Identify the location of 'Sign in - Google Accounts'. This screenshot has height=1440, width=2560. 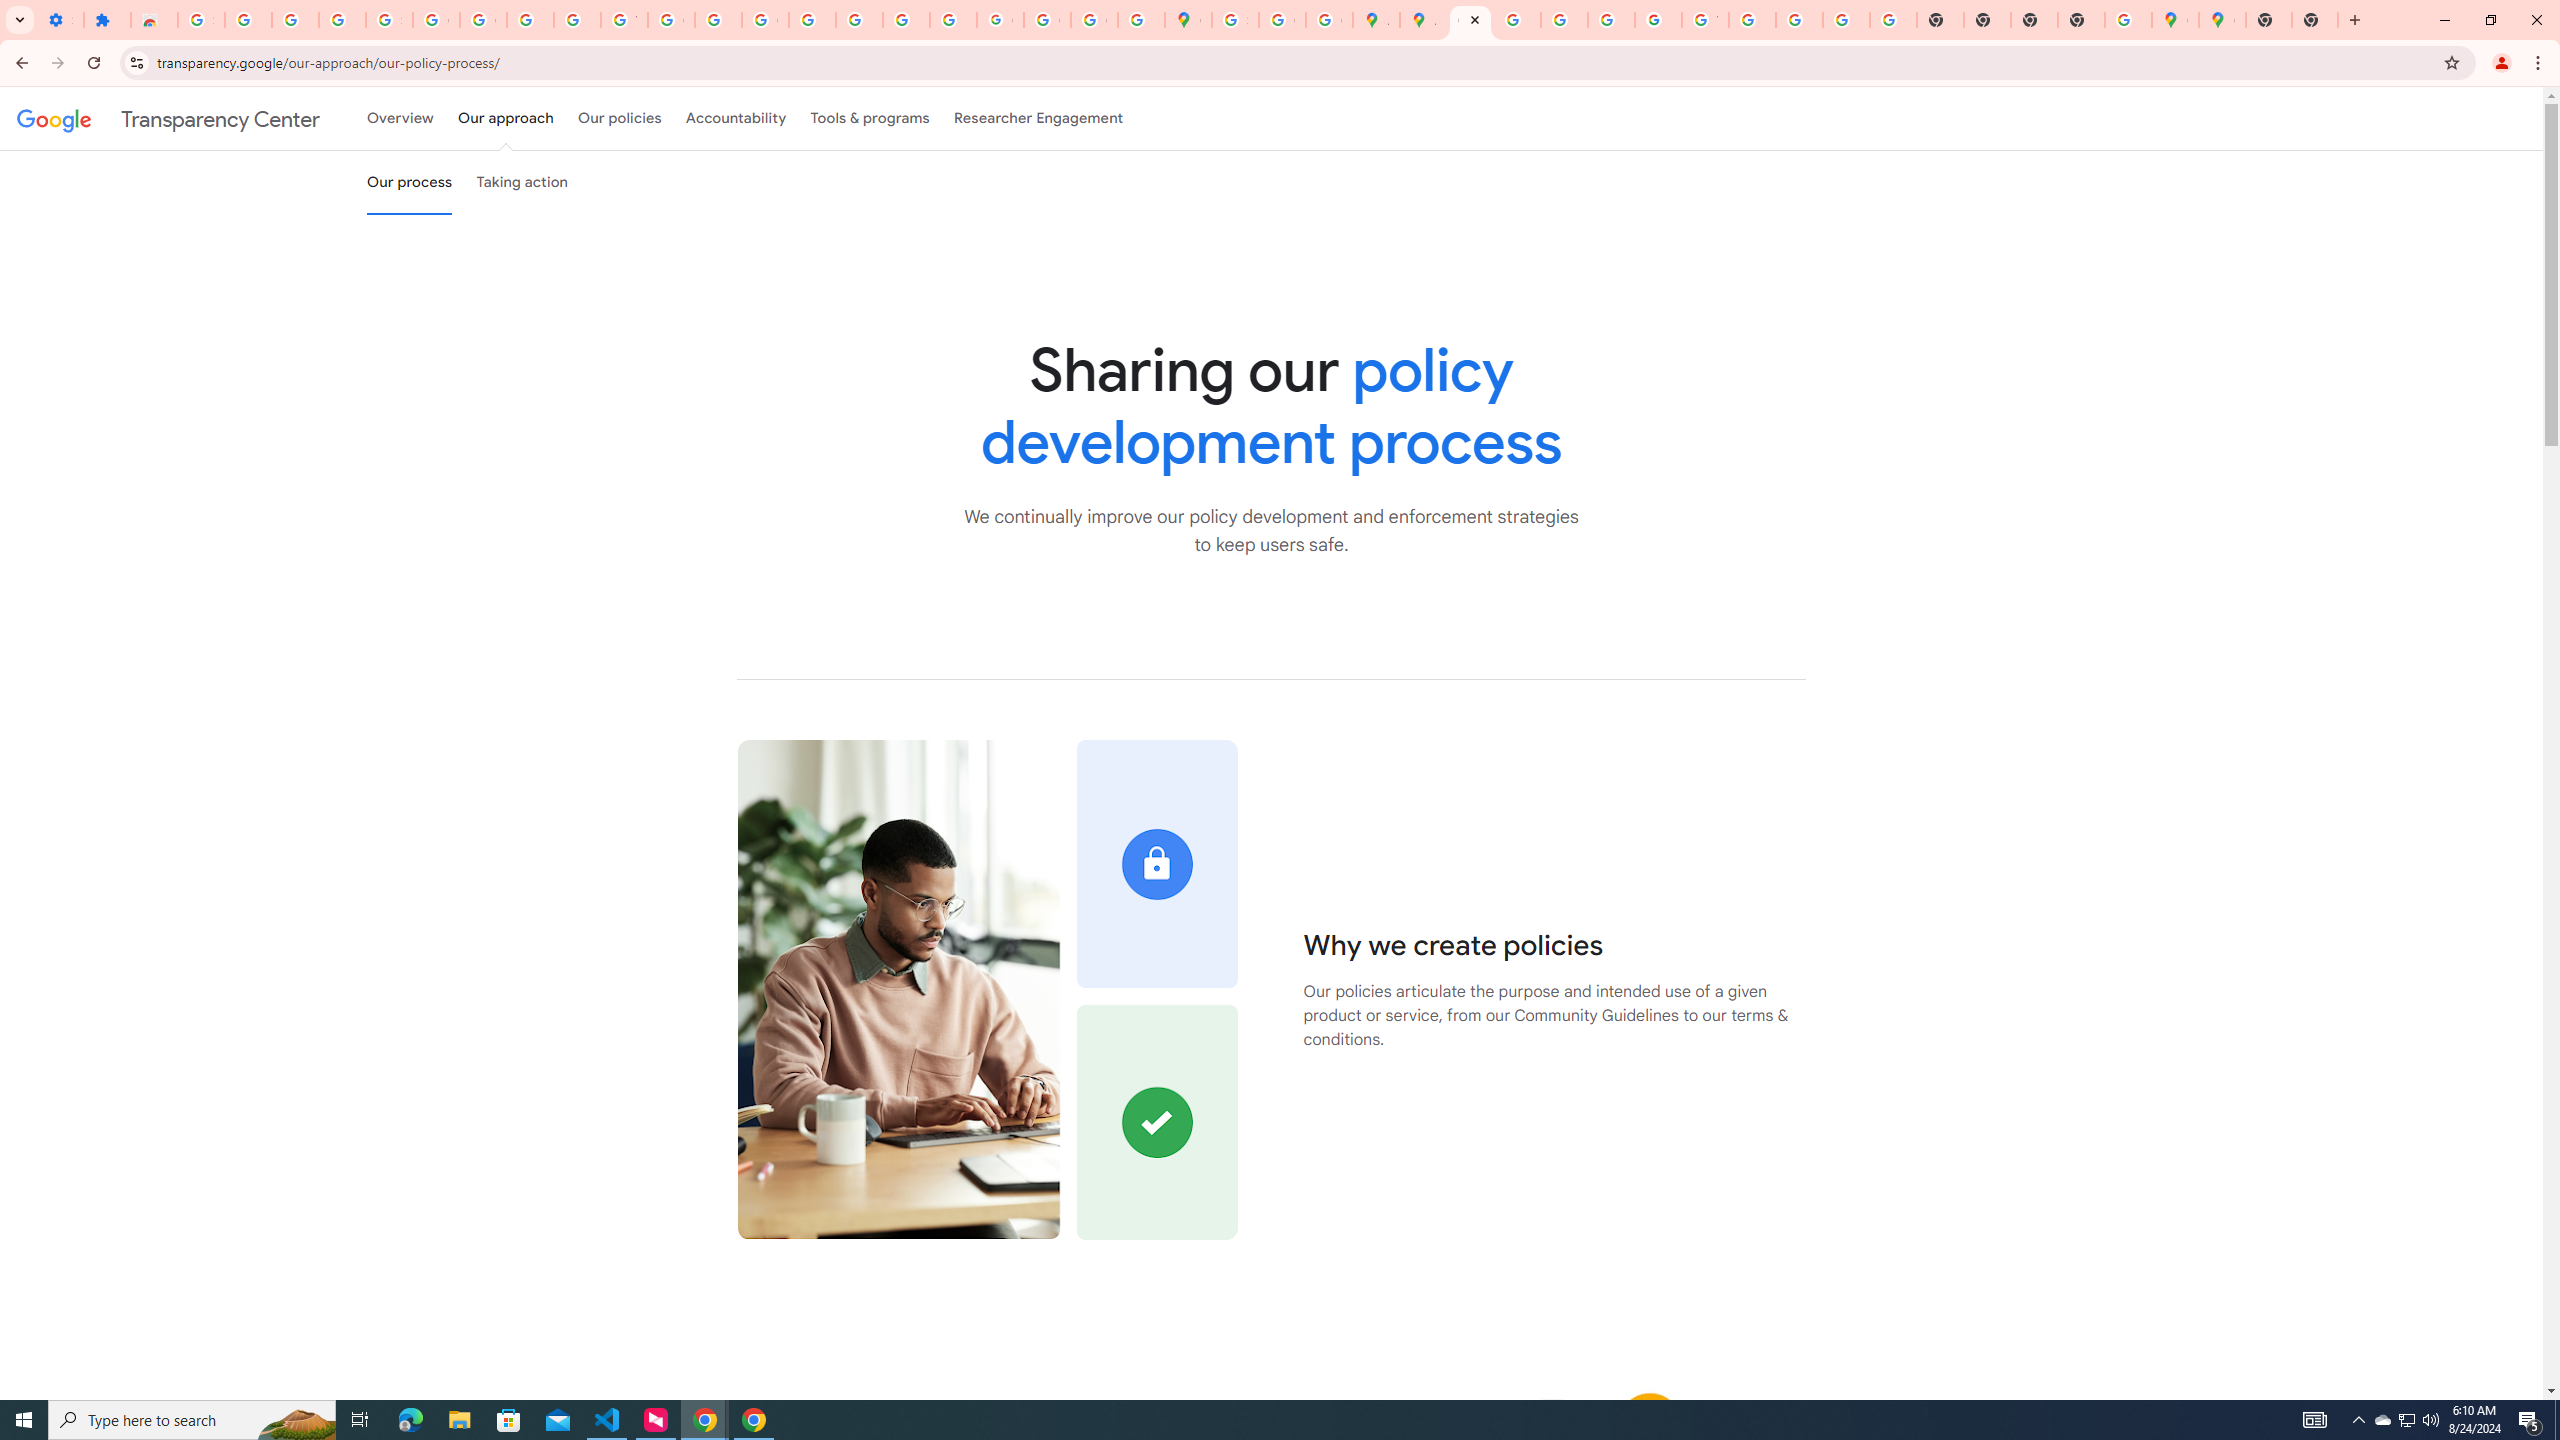
(199, 19).